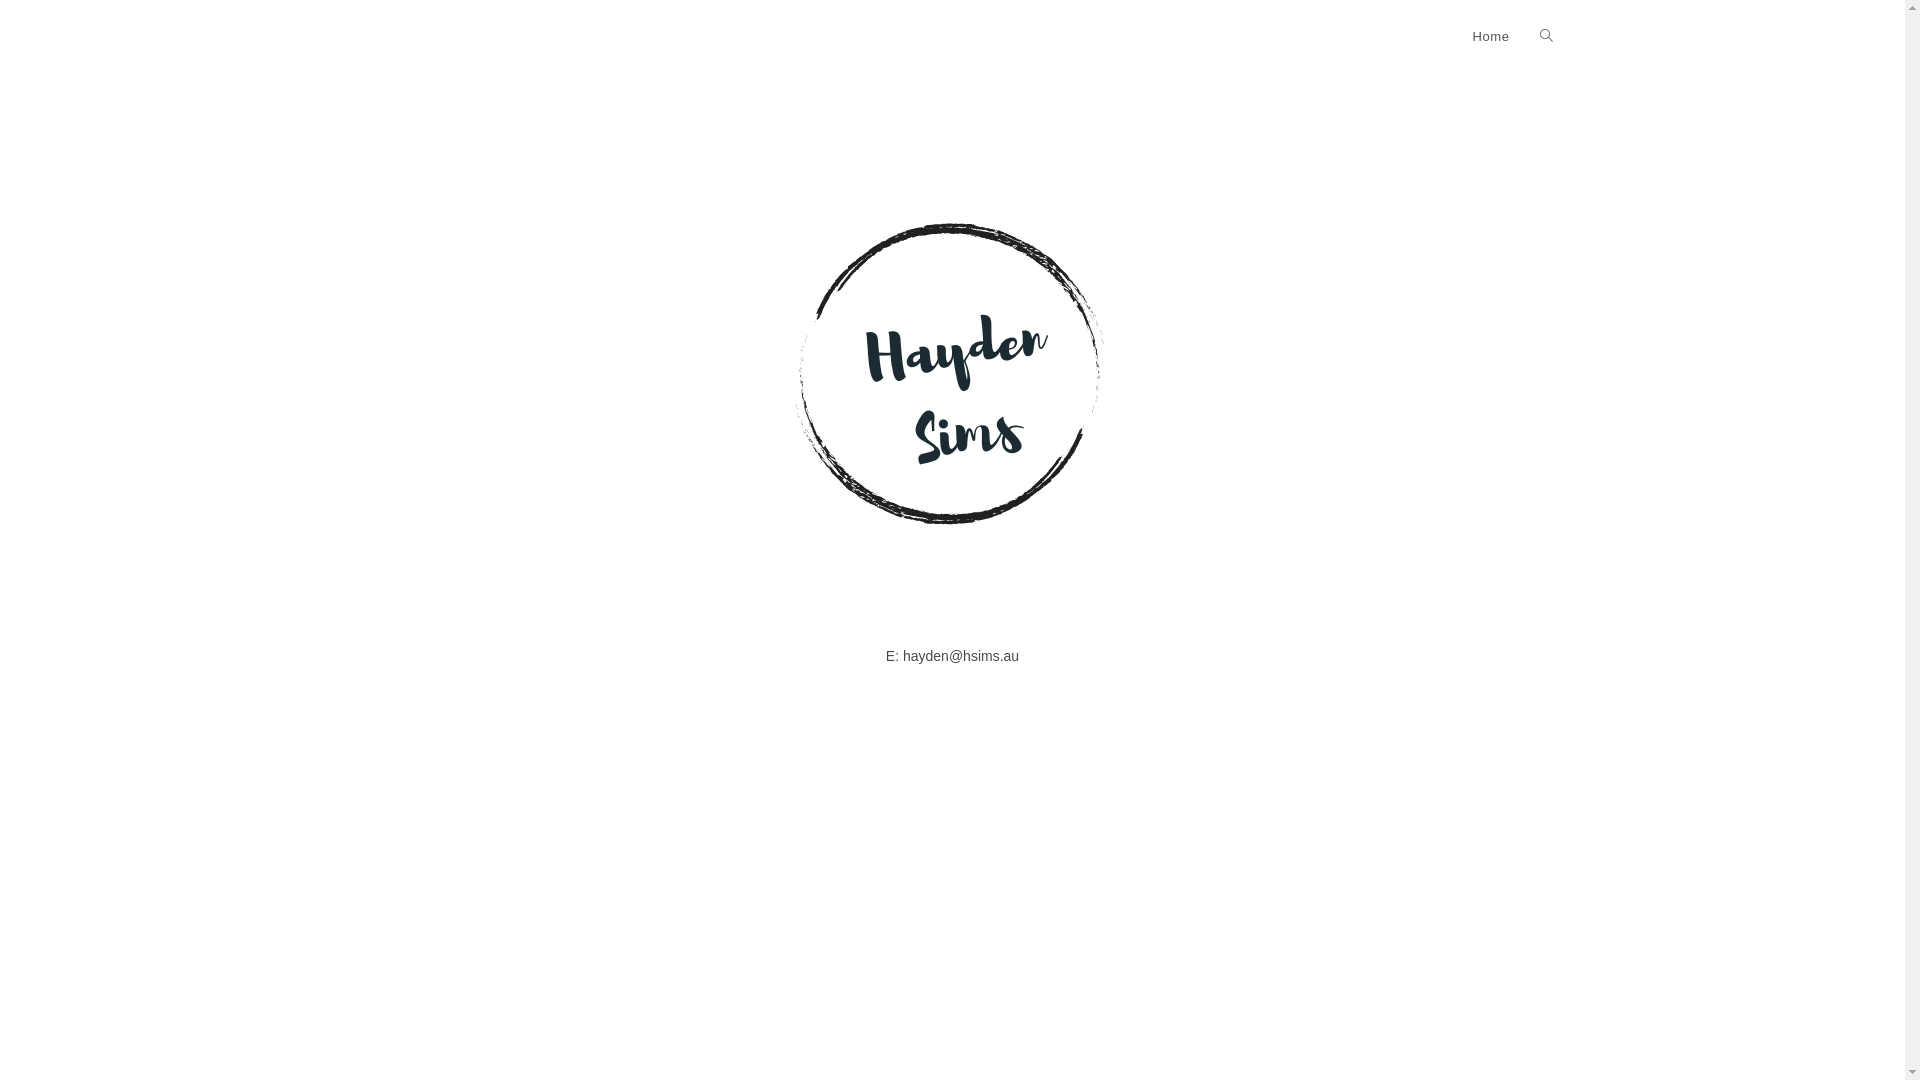 This screenshot has height=1080, width=1920. I want to click on 'Toggle website search', so click(1522, 37).